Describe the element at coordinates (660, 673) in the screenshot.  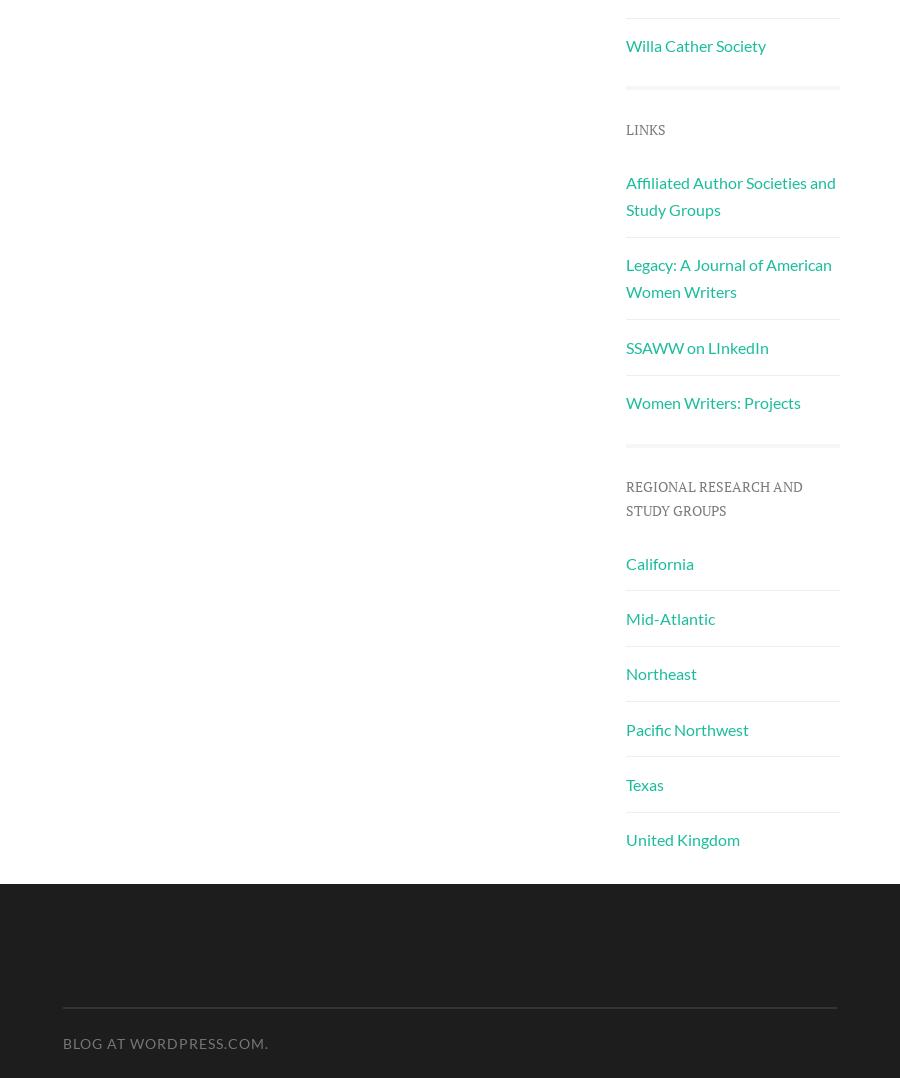
I see `'Northeast'` at that location.